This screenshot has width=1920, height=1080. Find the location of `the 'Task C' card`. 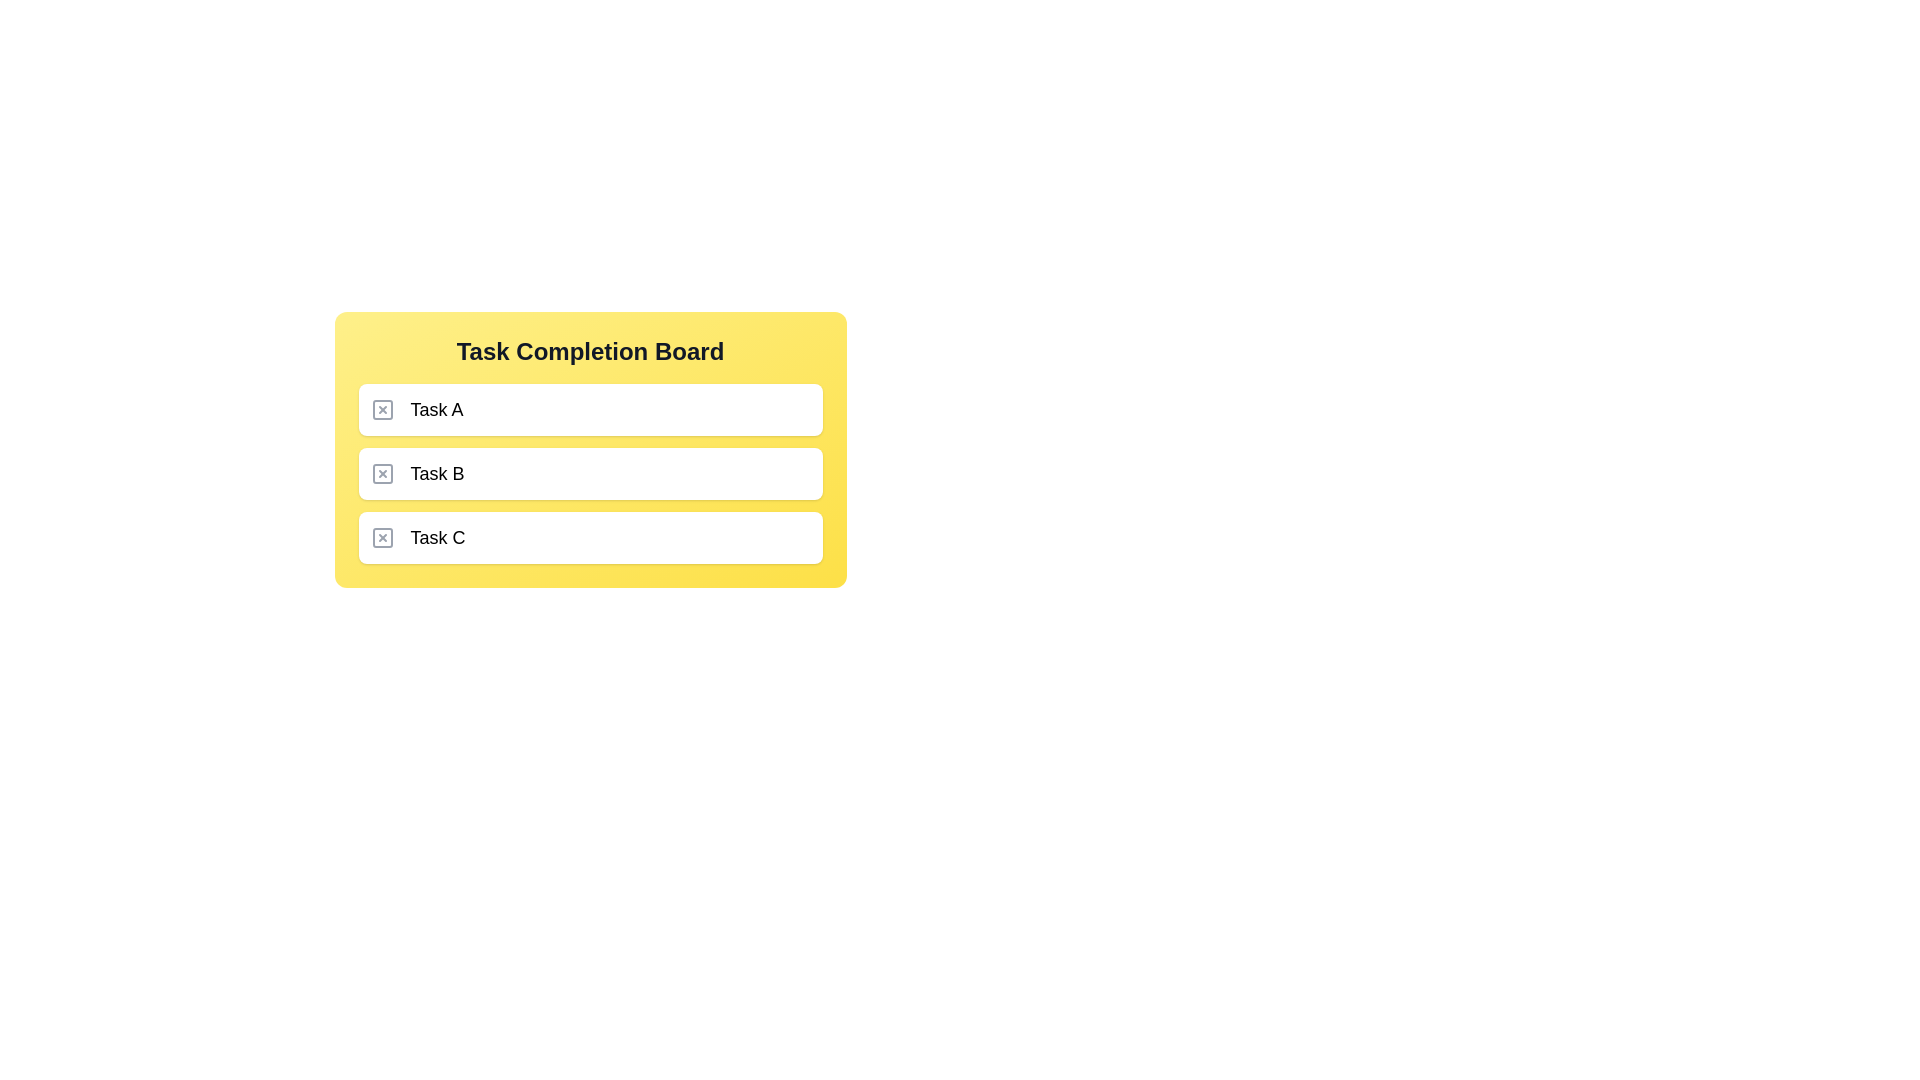

the 'Task C' card is located at coordinates (589, 536).